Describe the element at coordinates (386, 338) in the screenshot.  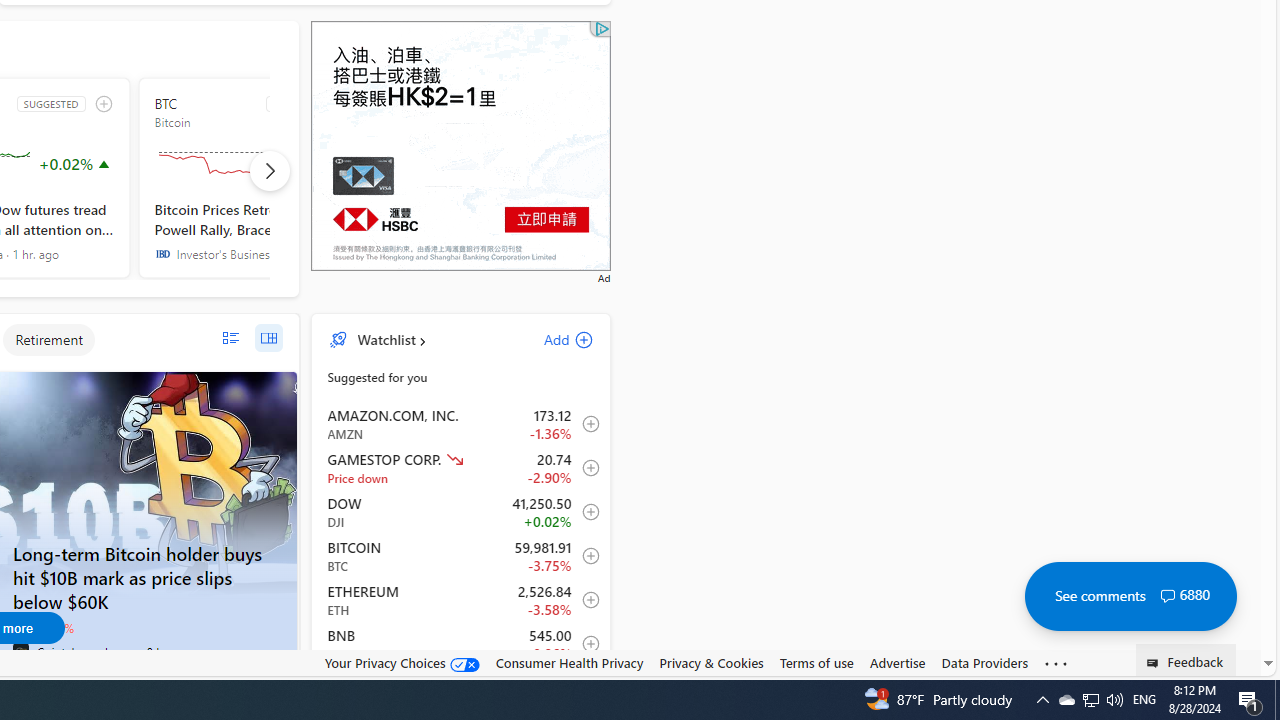
I see `'Watchlist'` at that location.